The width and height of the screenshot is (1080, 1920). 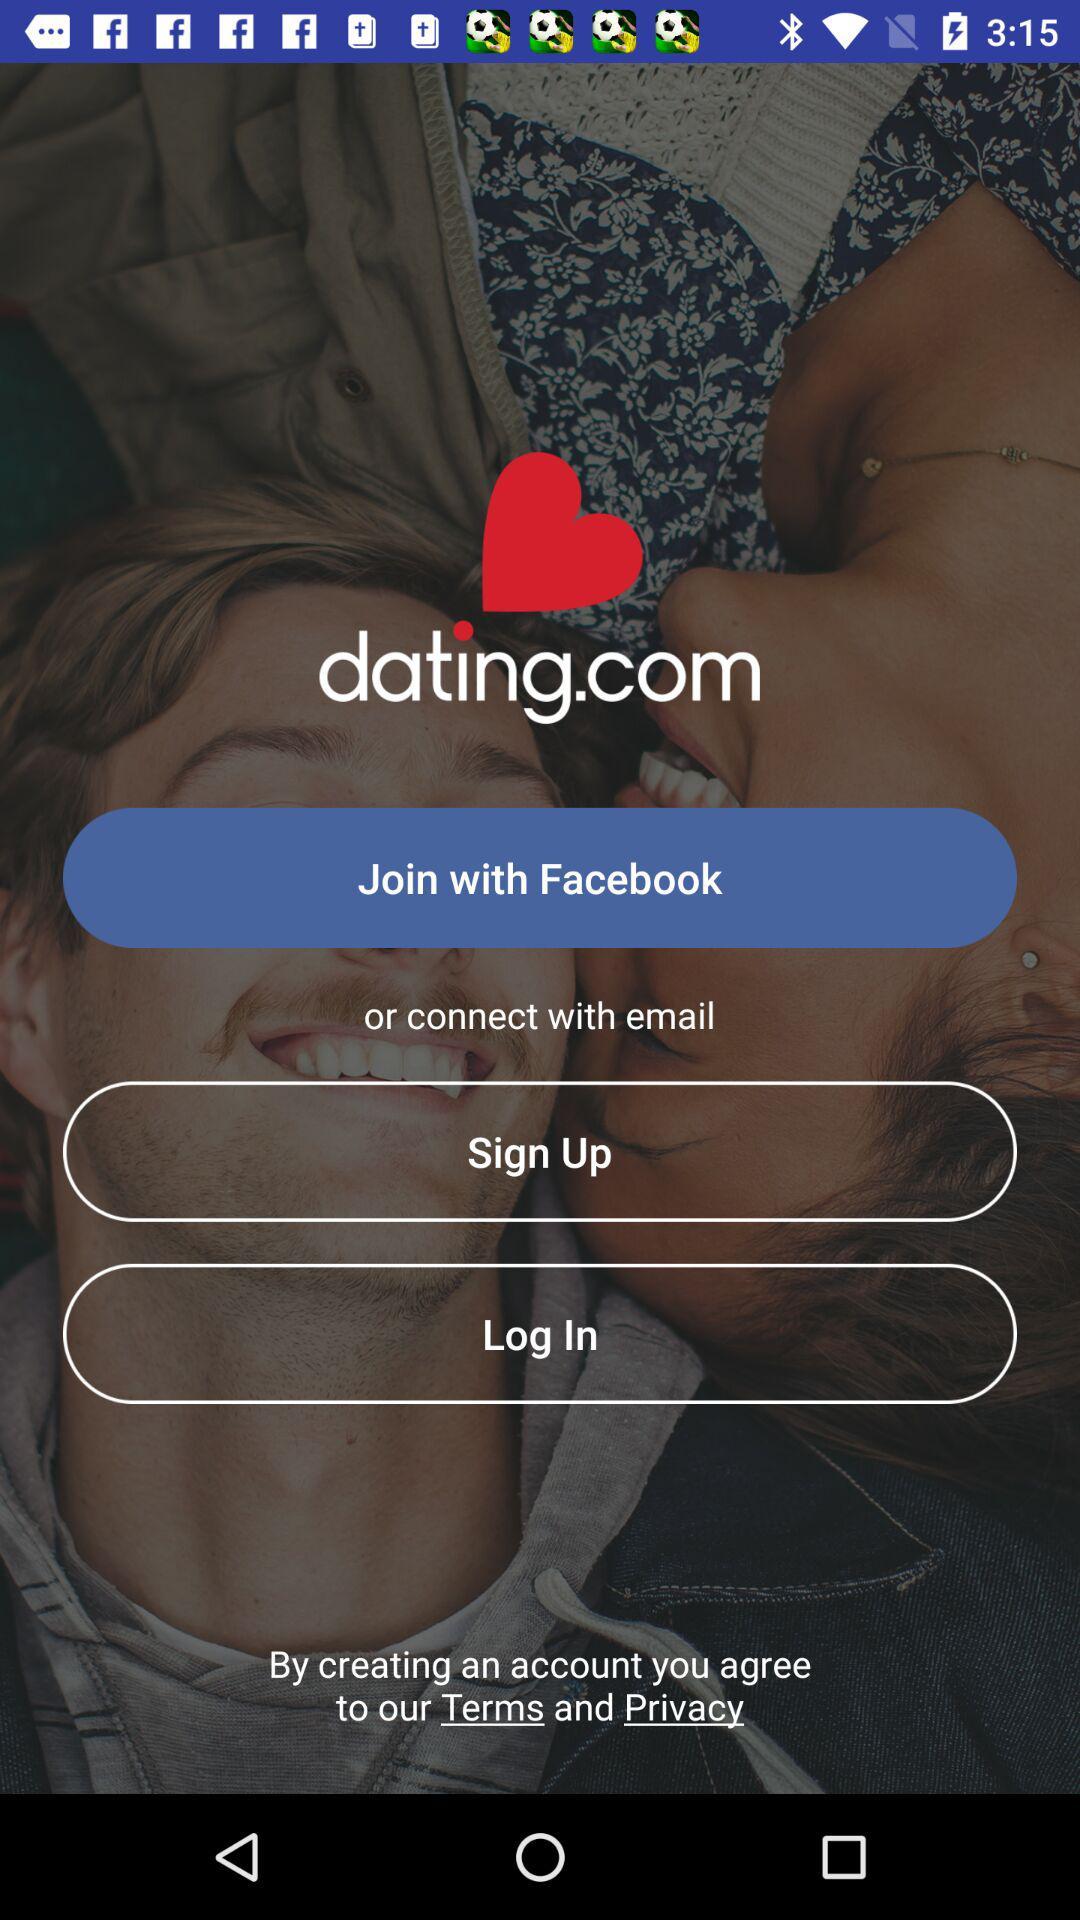 What do you see at coordinates (540, 1333) in the screenshot?
I see `the icon below sign up icon` at bounding box center [540, 1333].